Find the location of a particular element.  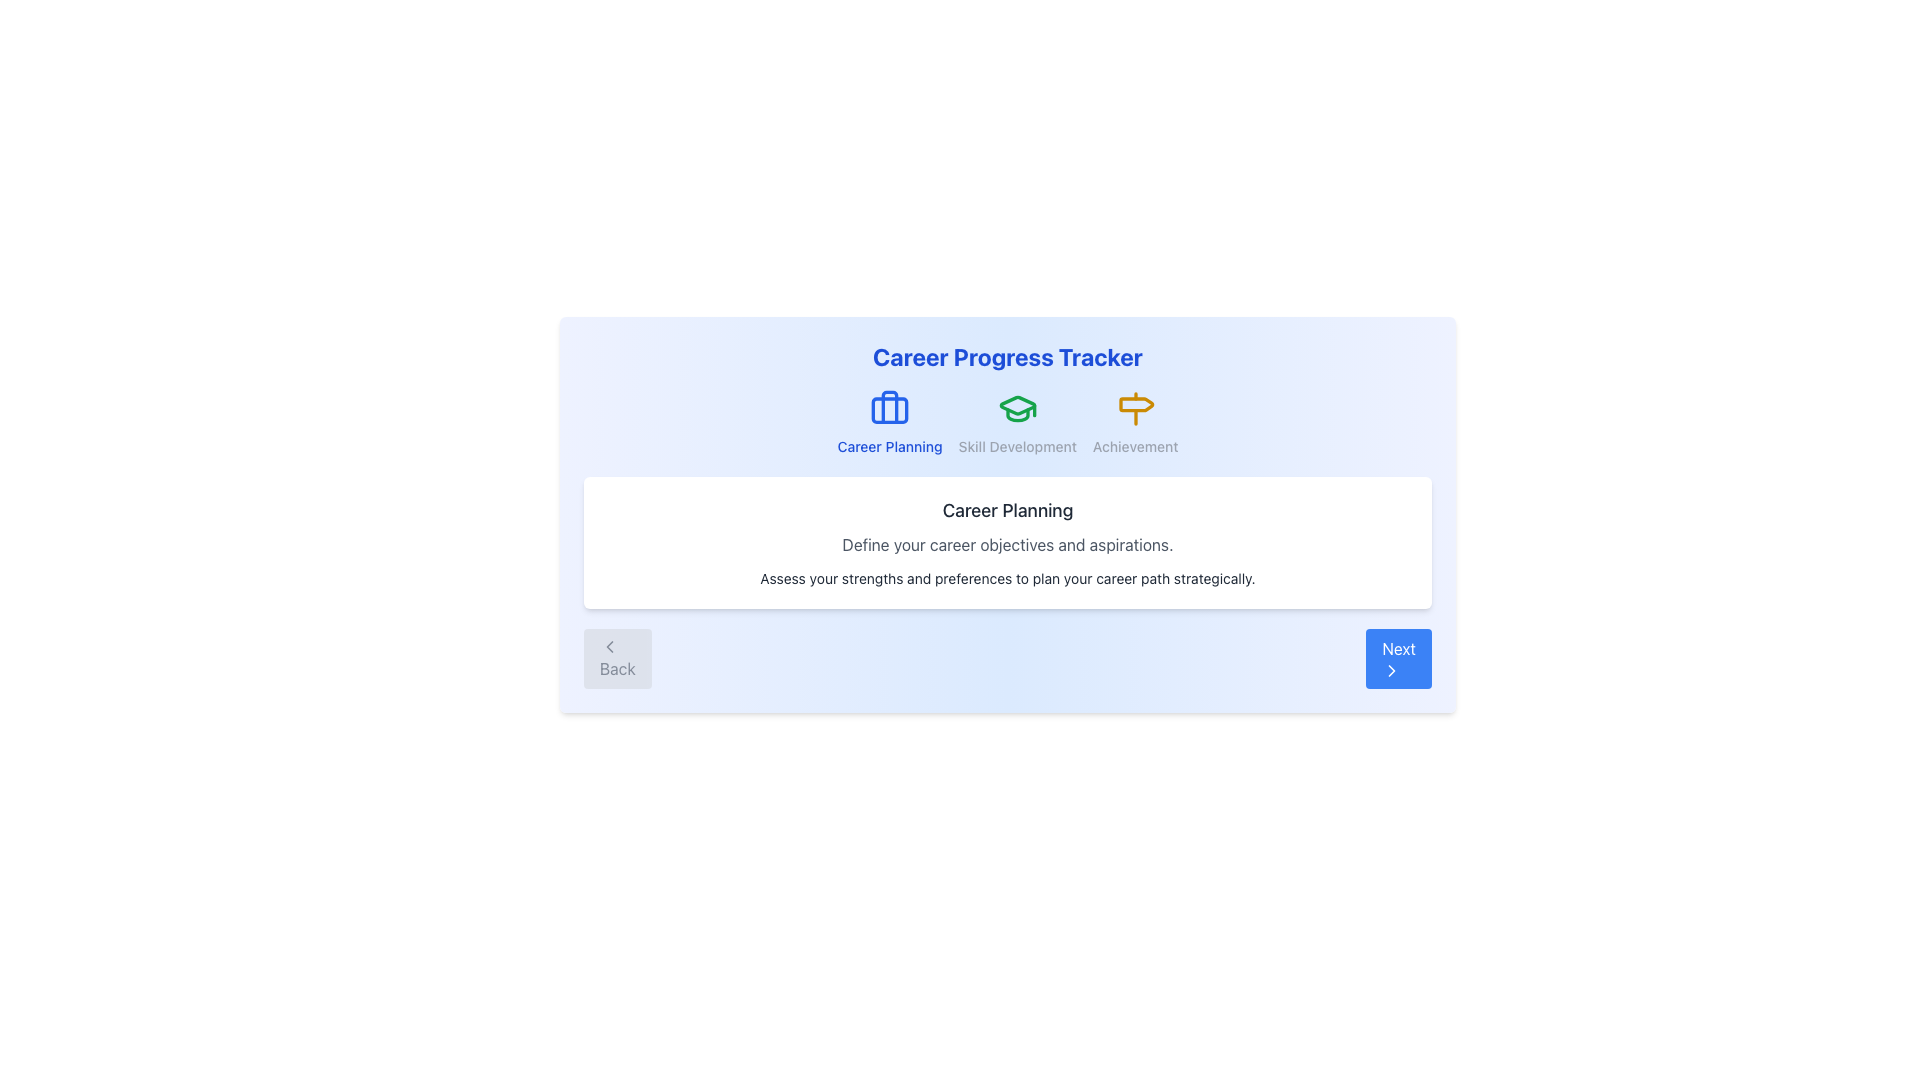

the skill development Icon and label component is located at coordinates (1017, 422).